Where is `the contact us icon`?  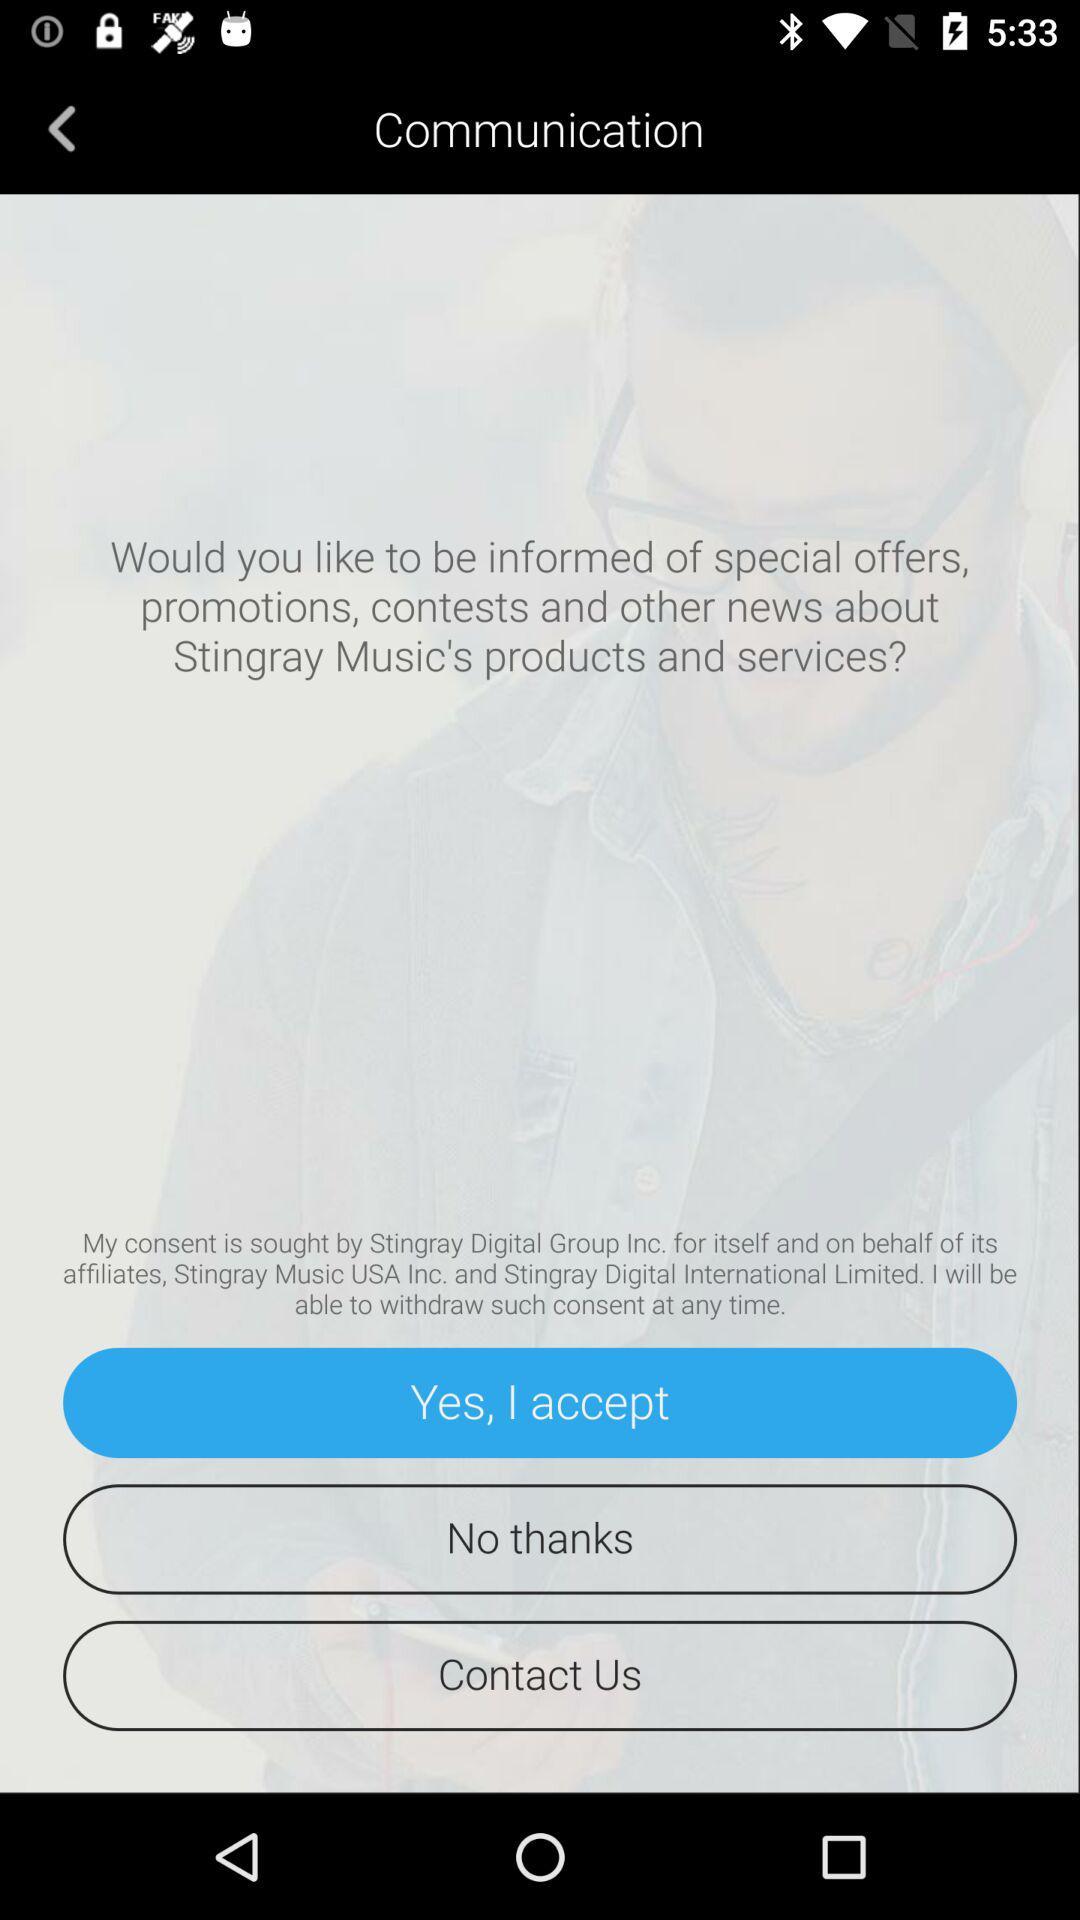
the contact us icon is located at coordinates (540, 1675).